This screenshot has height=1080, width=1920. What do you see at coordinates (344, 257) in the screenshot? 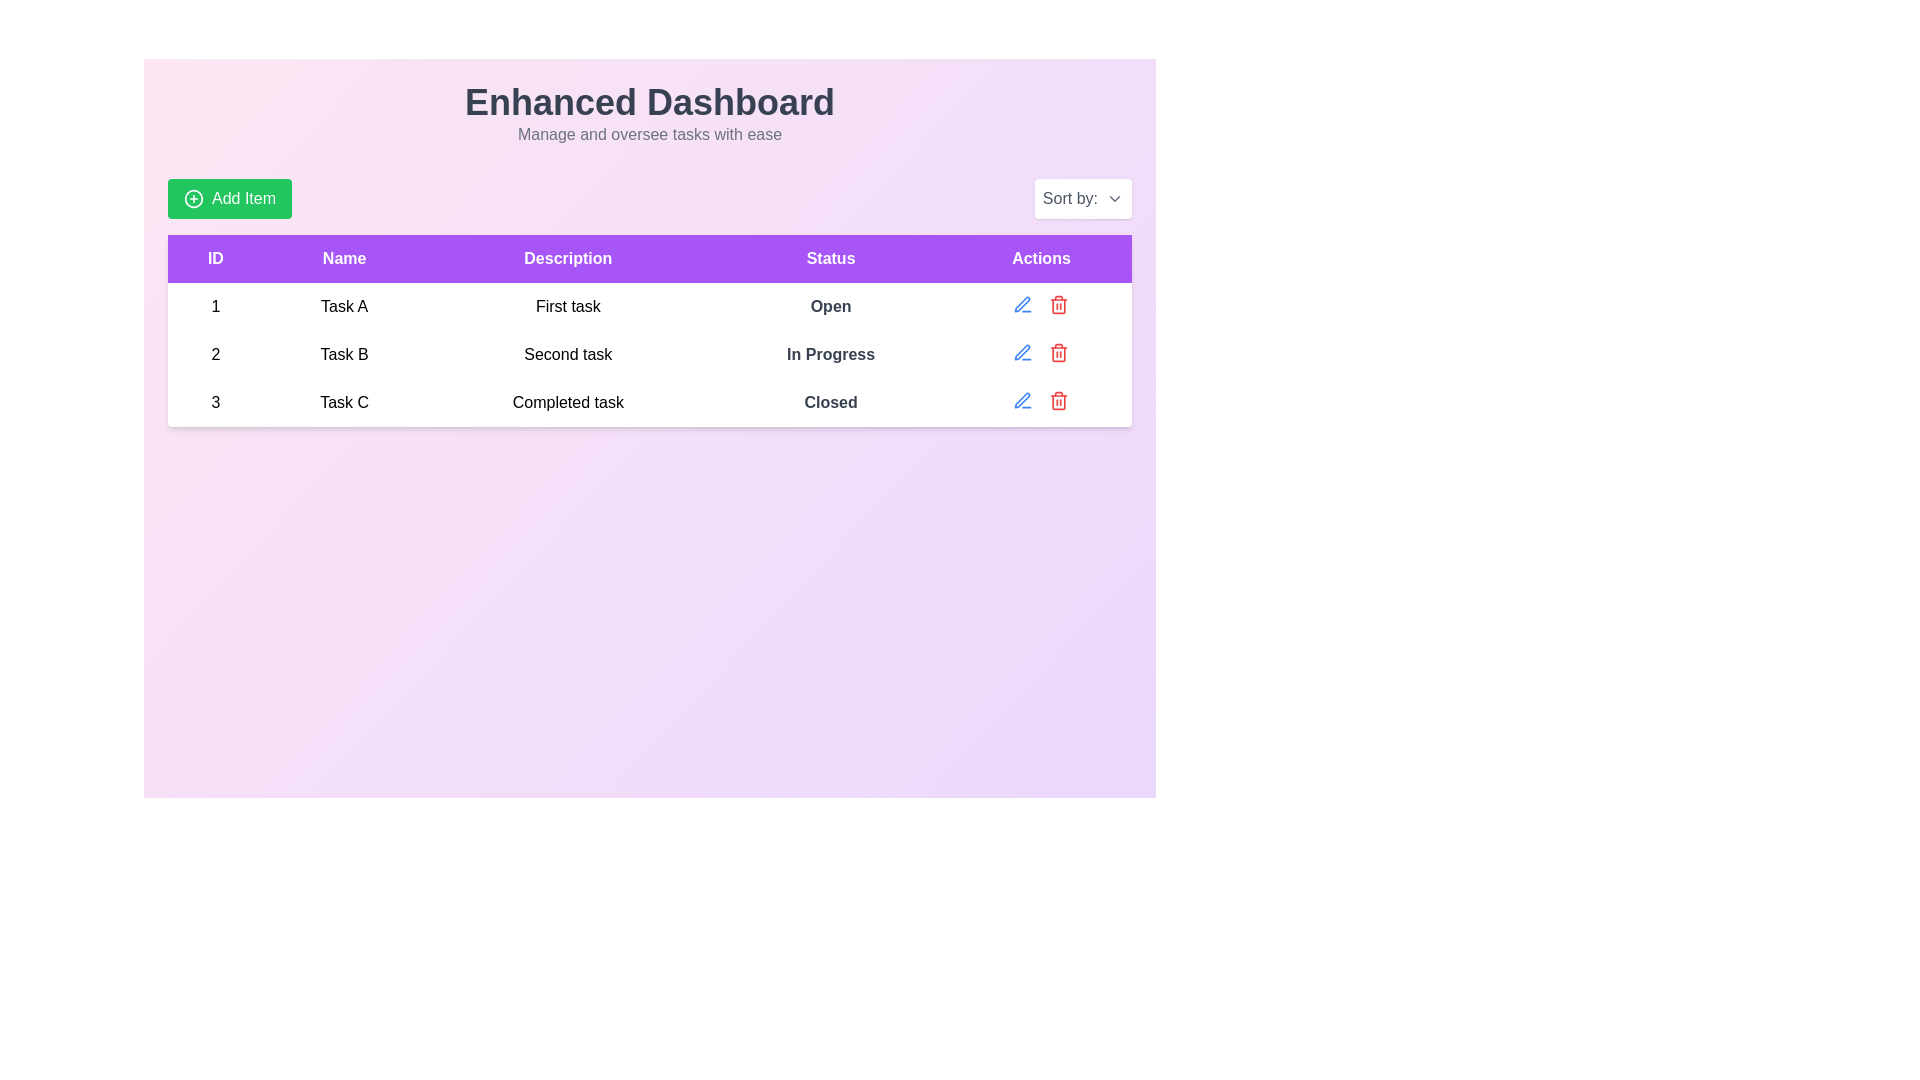
I see `the second column header in the table, which relates to the names of items` at bounding box center [344, 257].